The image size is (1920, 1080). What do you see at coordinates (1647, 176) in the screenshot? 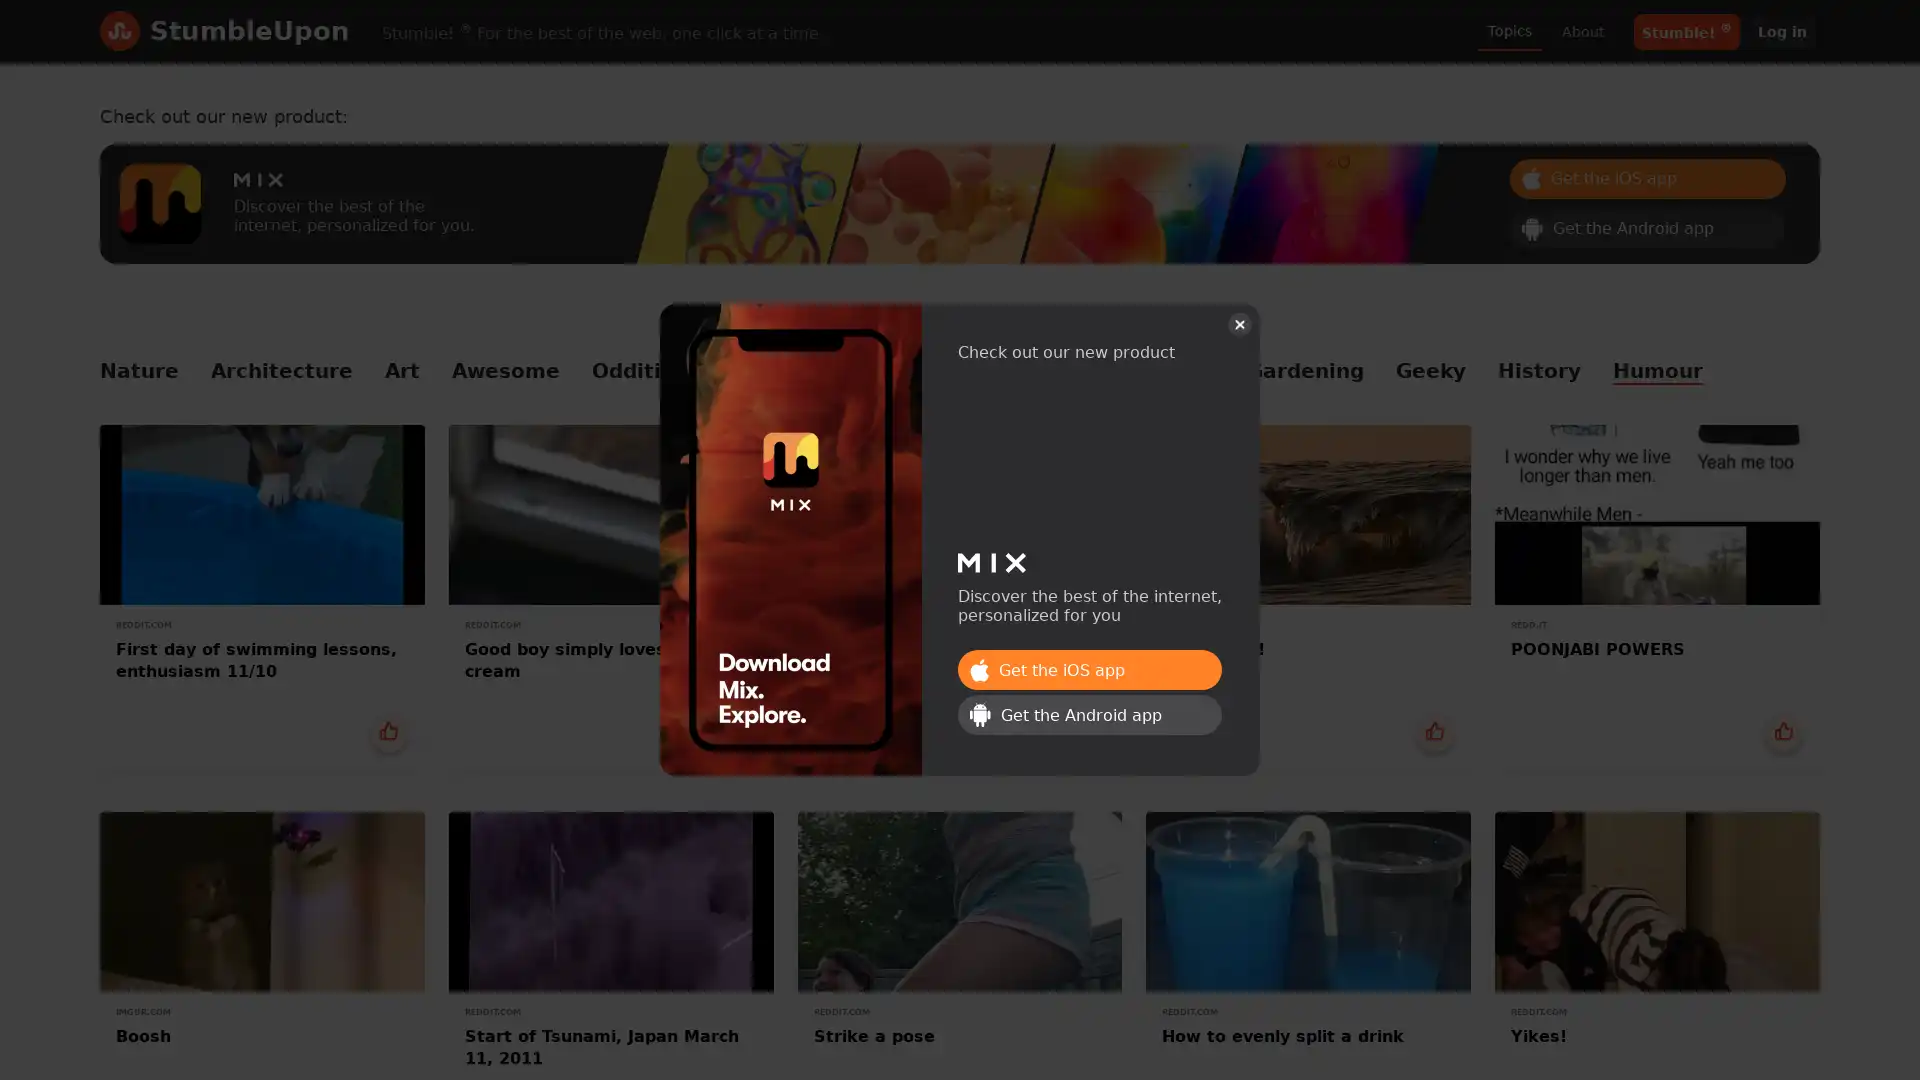
I see `Header Image 1 Get the iOS app` at bounding box center [1647, 176].